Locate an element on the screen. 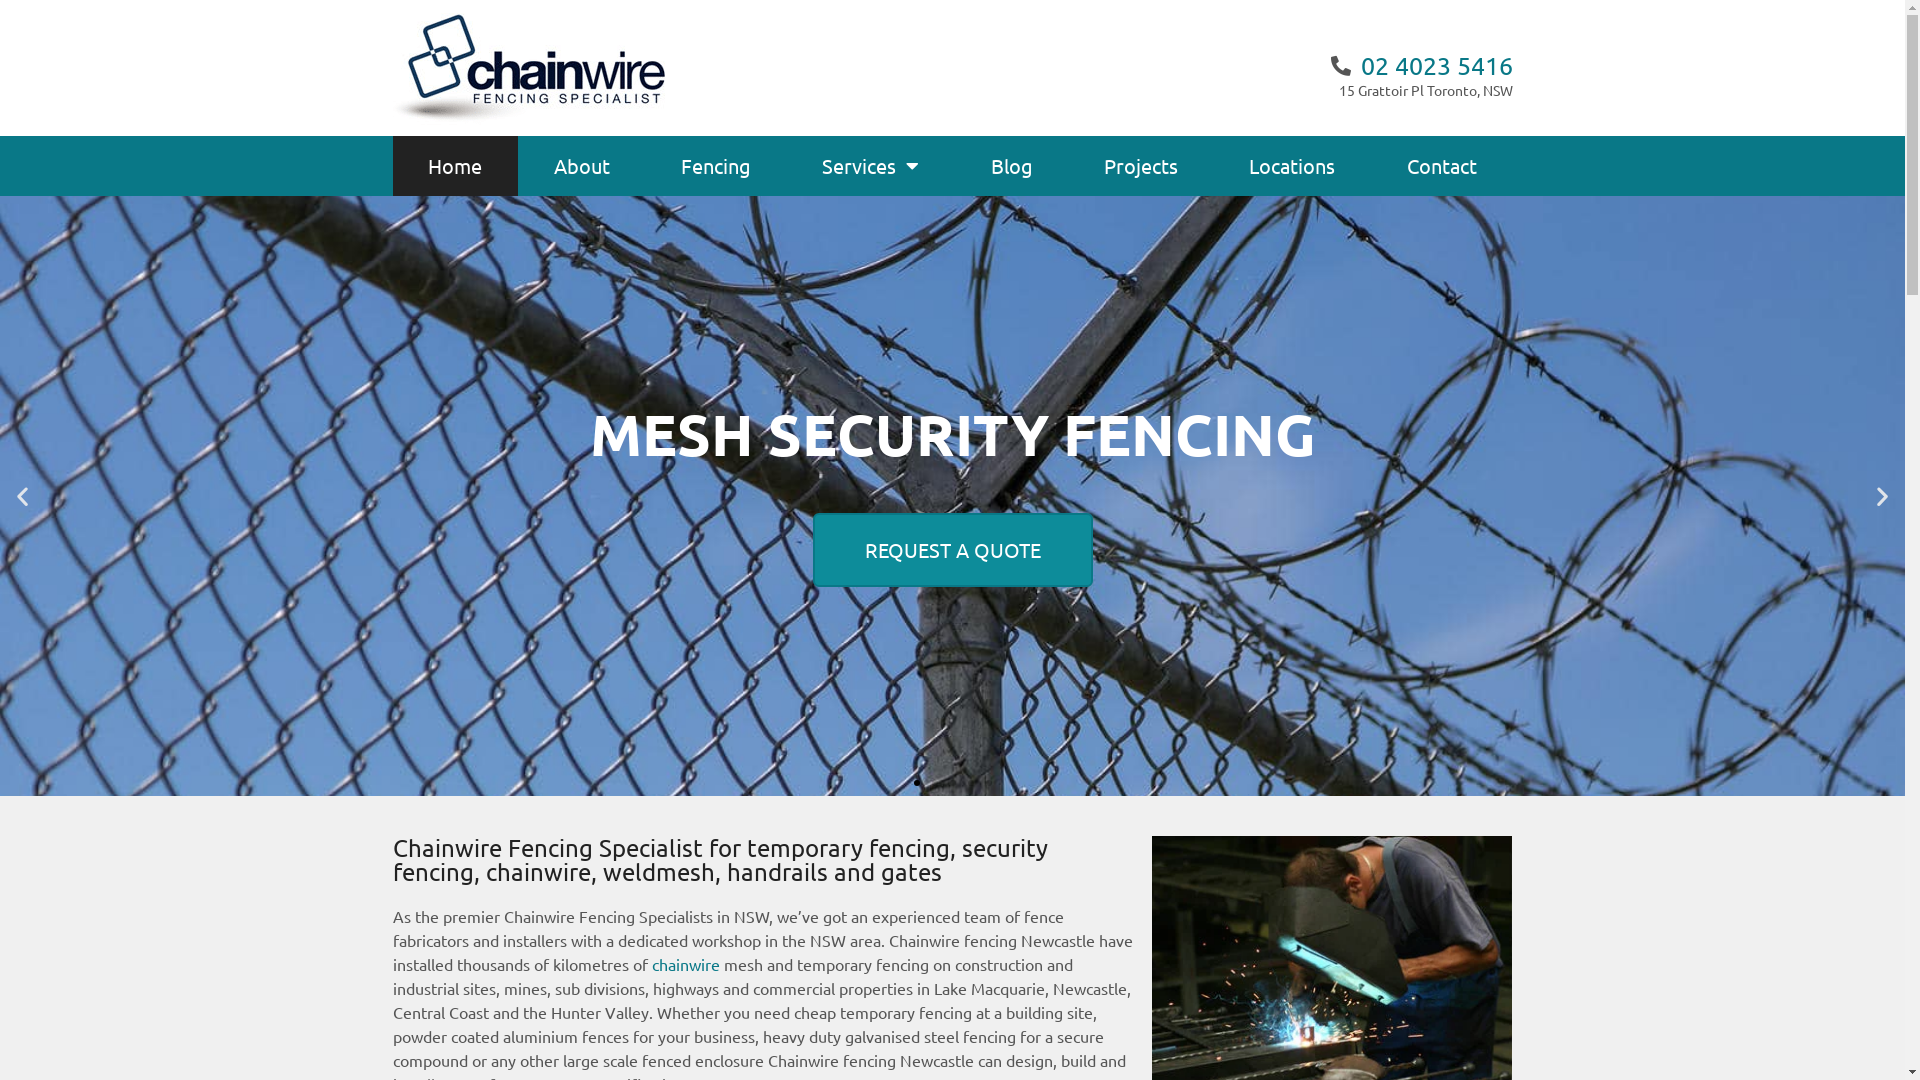 The image size is (1920, 1080). 'Contact' is located at coordinates (1370, 164).